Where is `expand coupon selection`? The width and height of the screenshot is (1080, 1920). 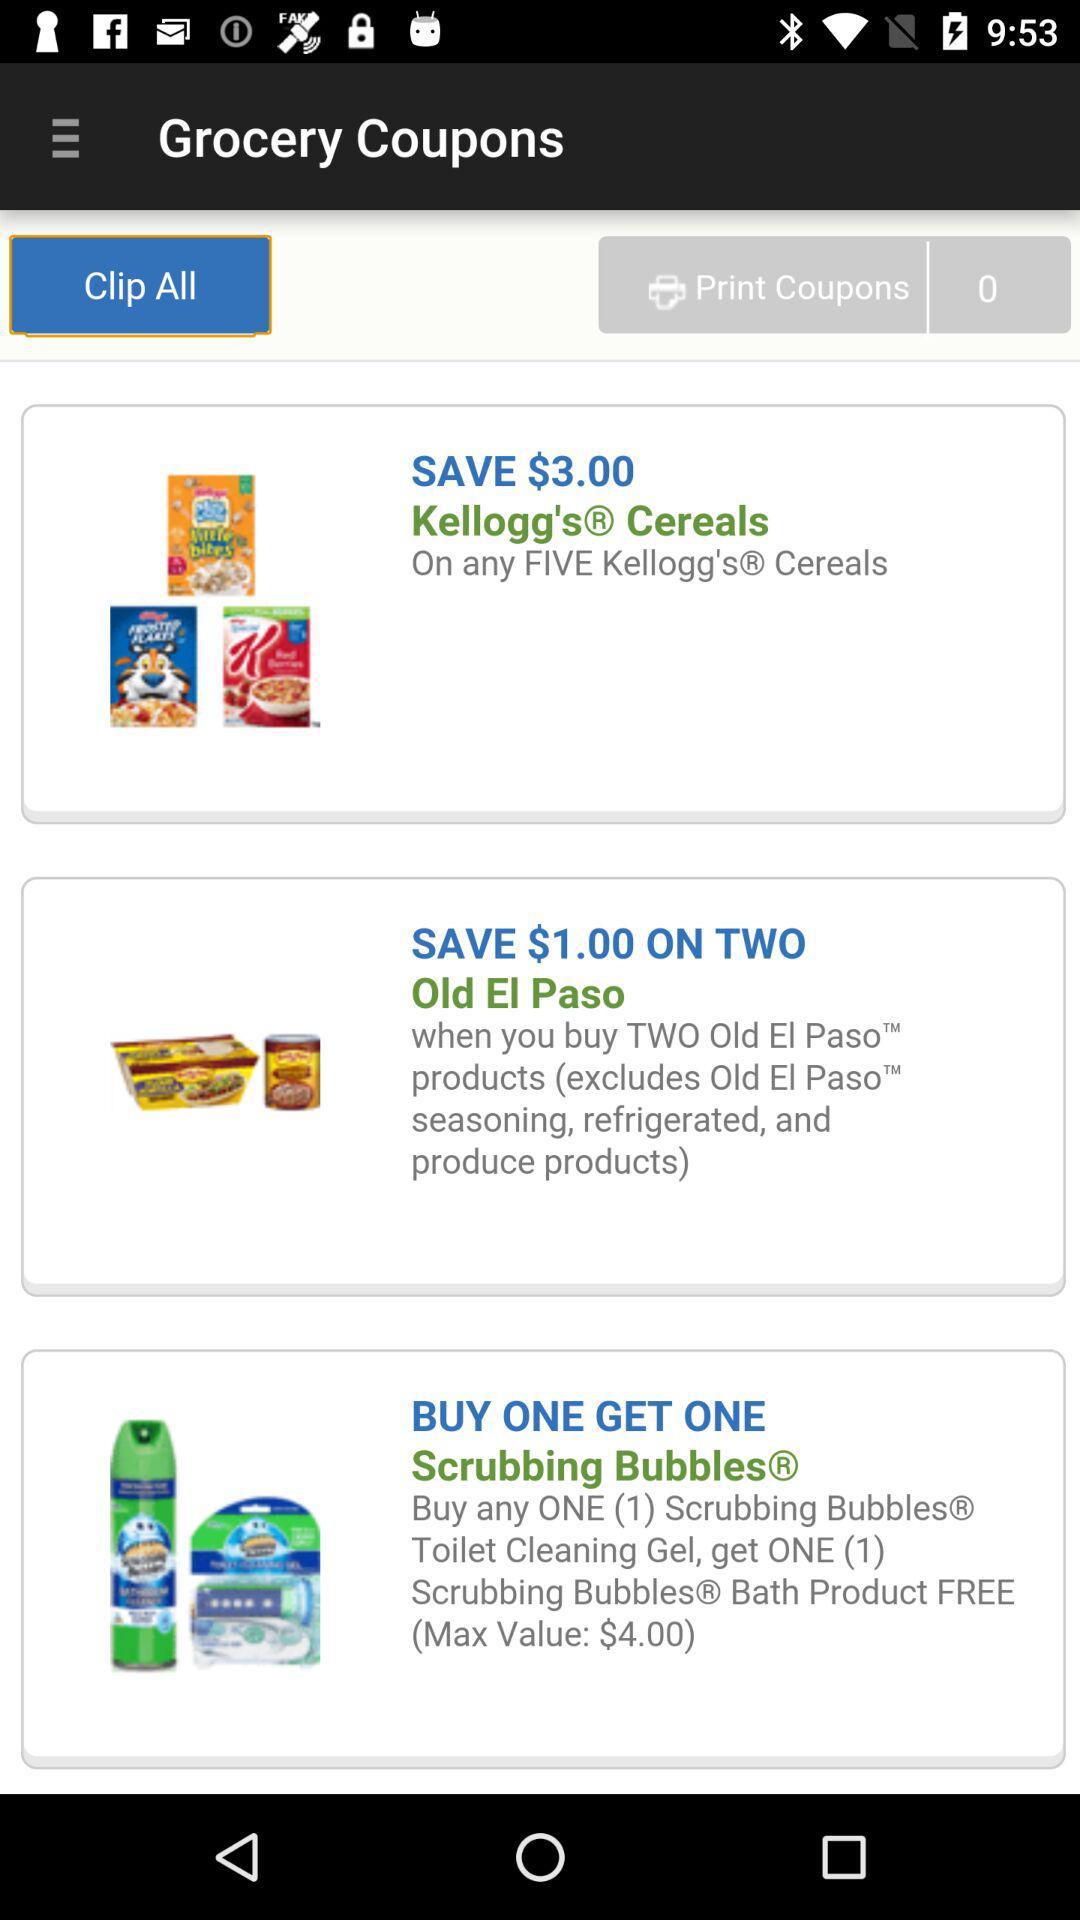
expand coupon selection is located at coordinates (540, 1002).